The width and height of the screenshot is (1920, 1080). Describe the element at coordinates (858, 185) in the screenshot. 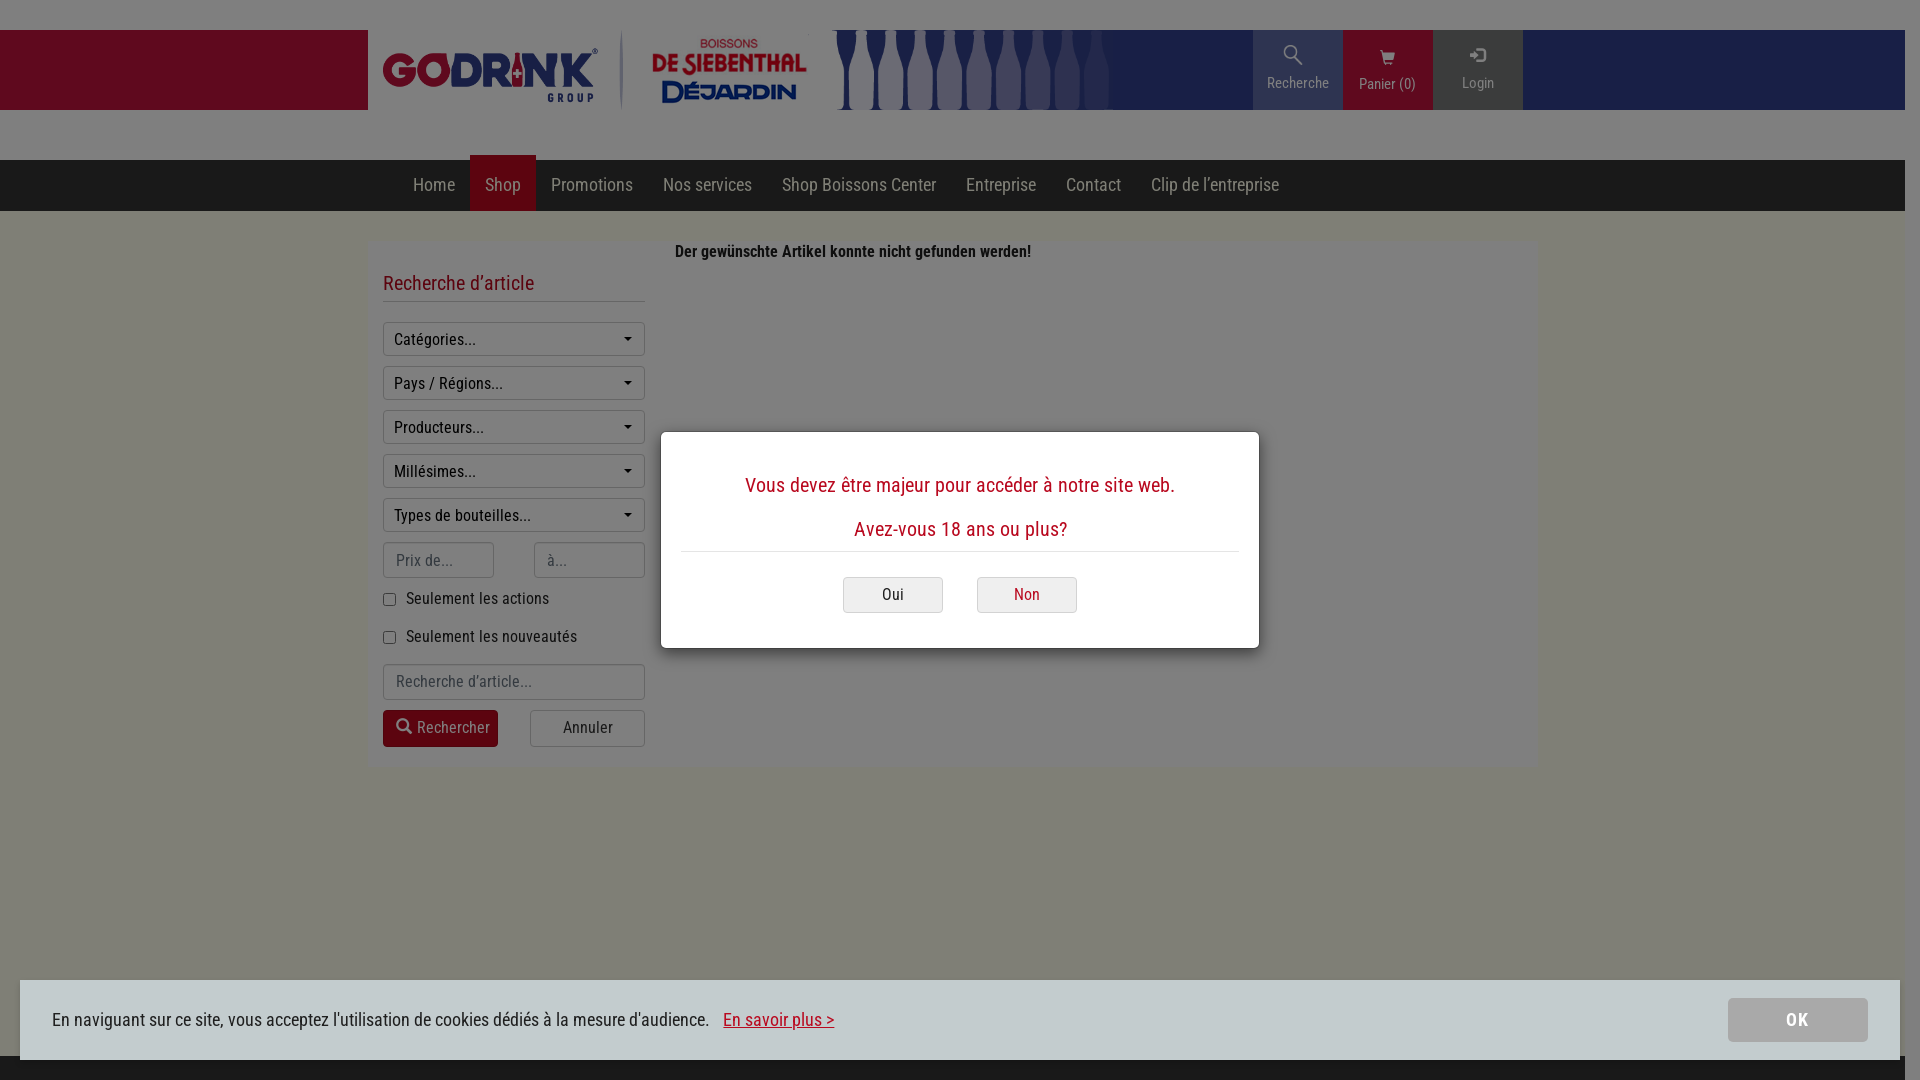

I see `'Shop Boissons Center'` at that location.